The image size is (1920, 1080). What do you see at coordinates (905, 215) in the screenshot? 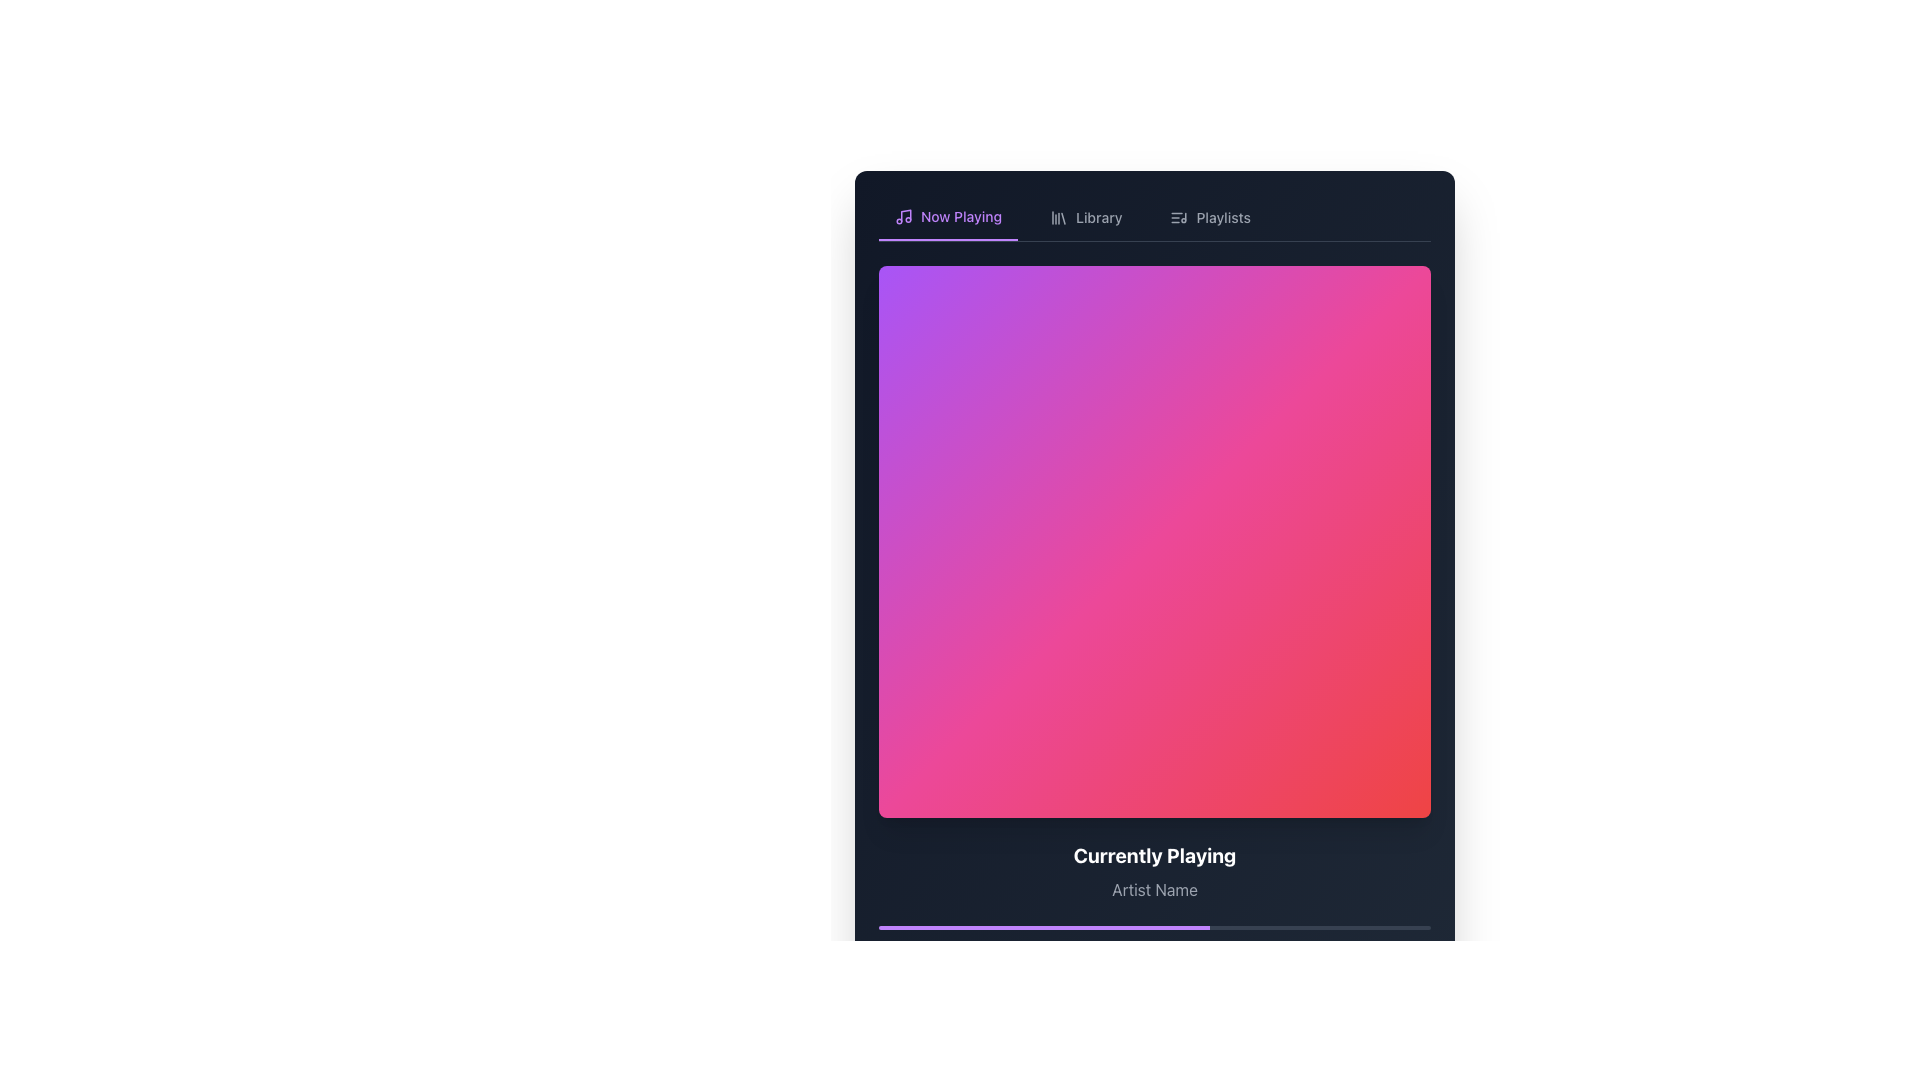
I see `the vertical segment of the musical note icon in the 'Now Playing' section of the music application` at bounding box center [905, 215].